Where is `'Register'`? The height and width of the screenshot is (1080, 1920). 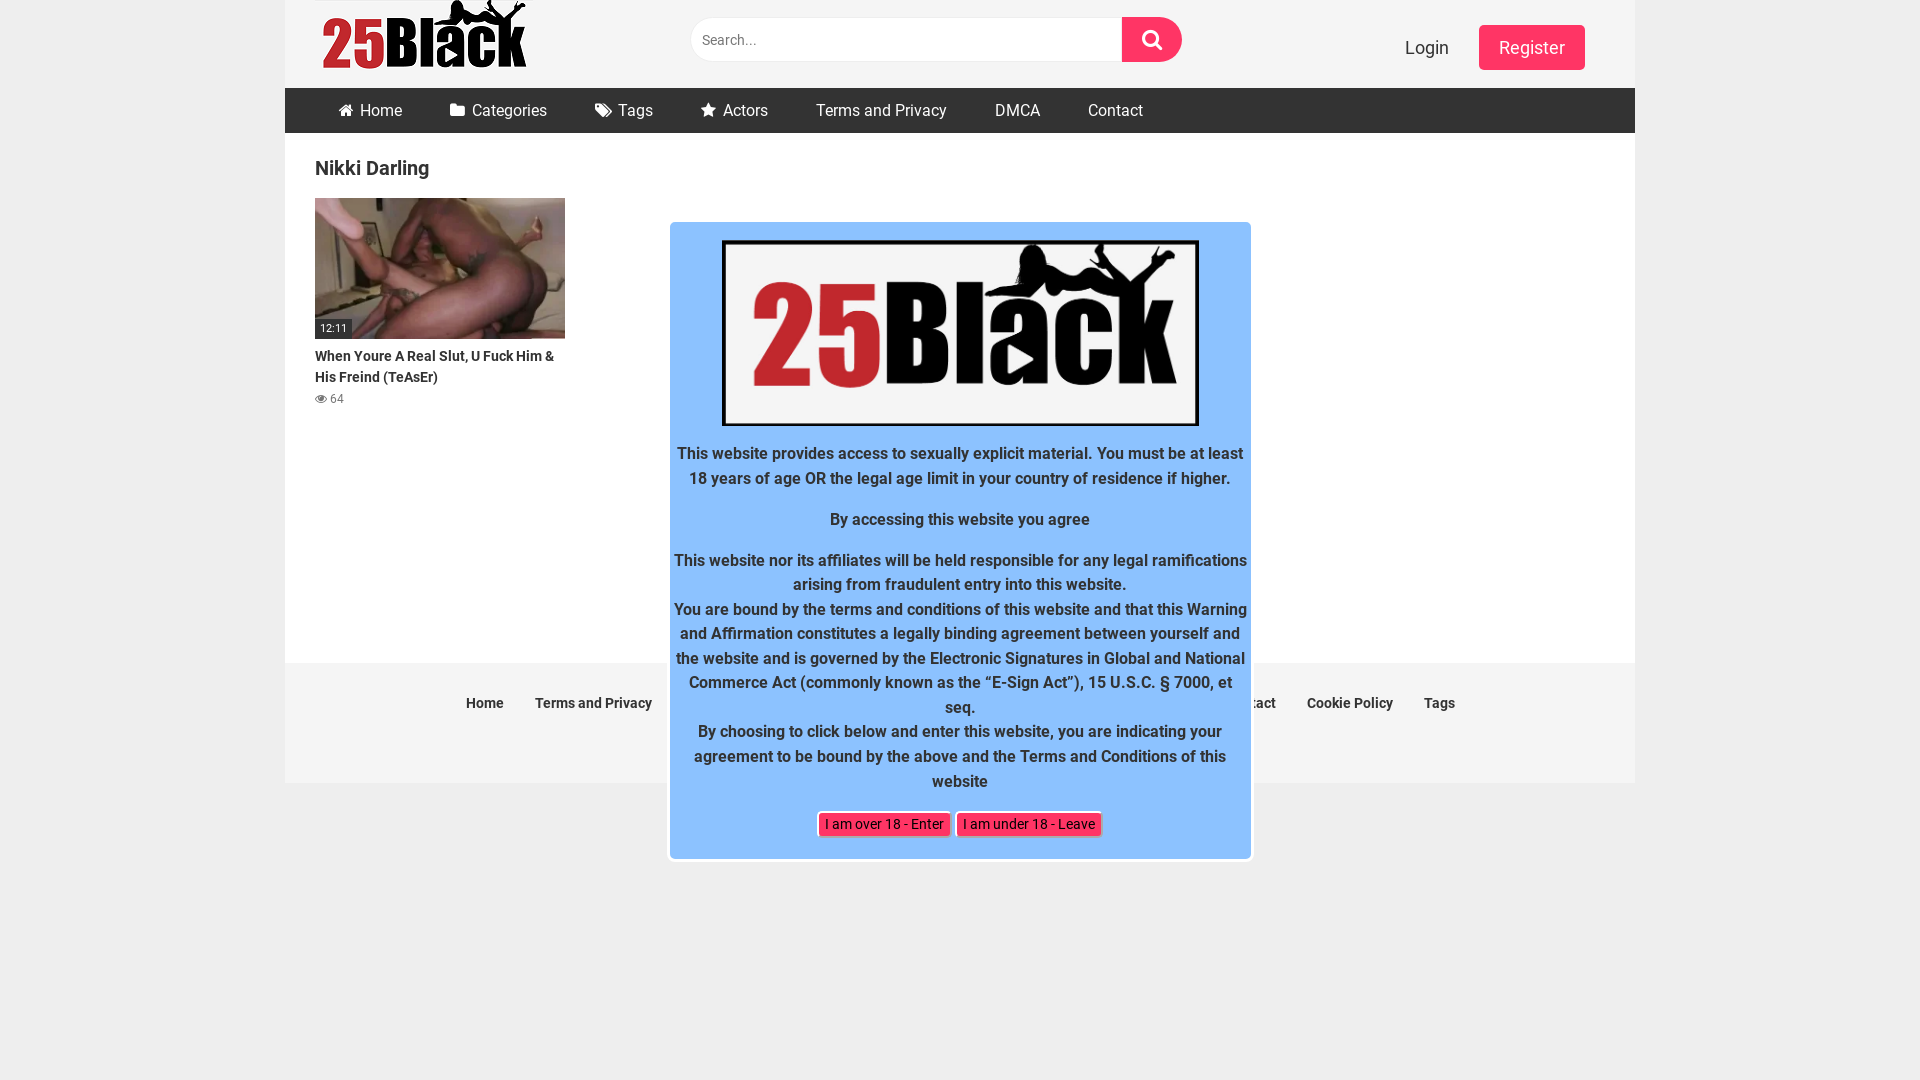 'Register' is located at coordinates (1530, 46).